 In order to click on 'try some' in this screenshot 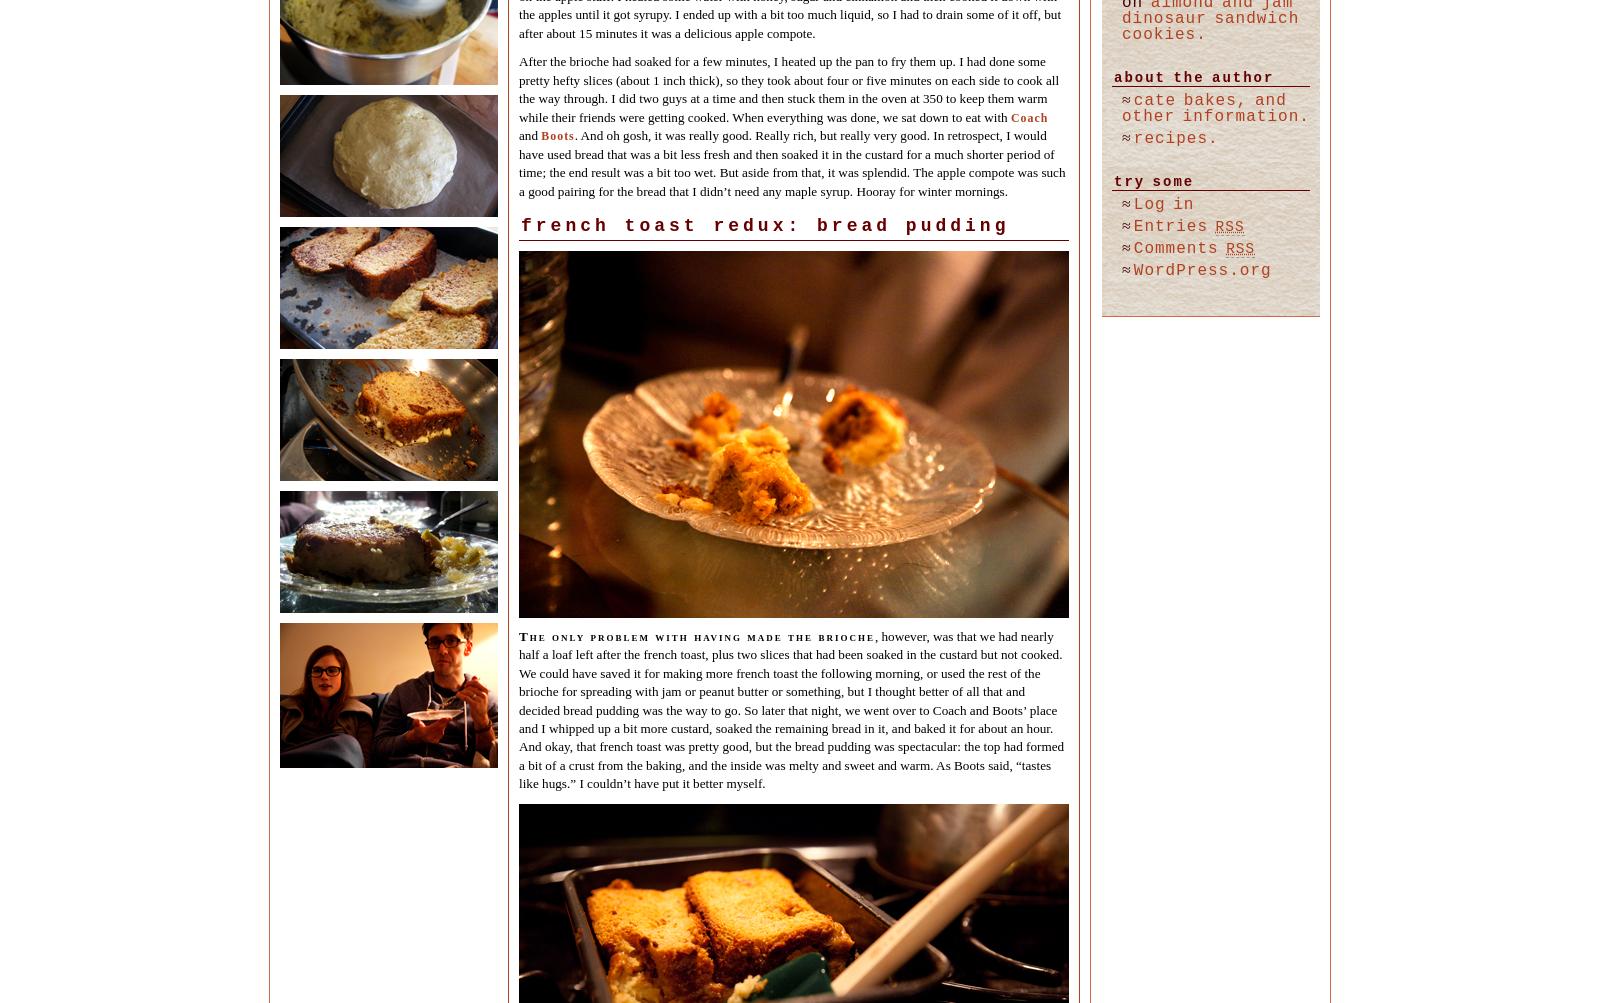, I will do `click(1153, 181)`.